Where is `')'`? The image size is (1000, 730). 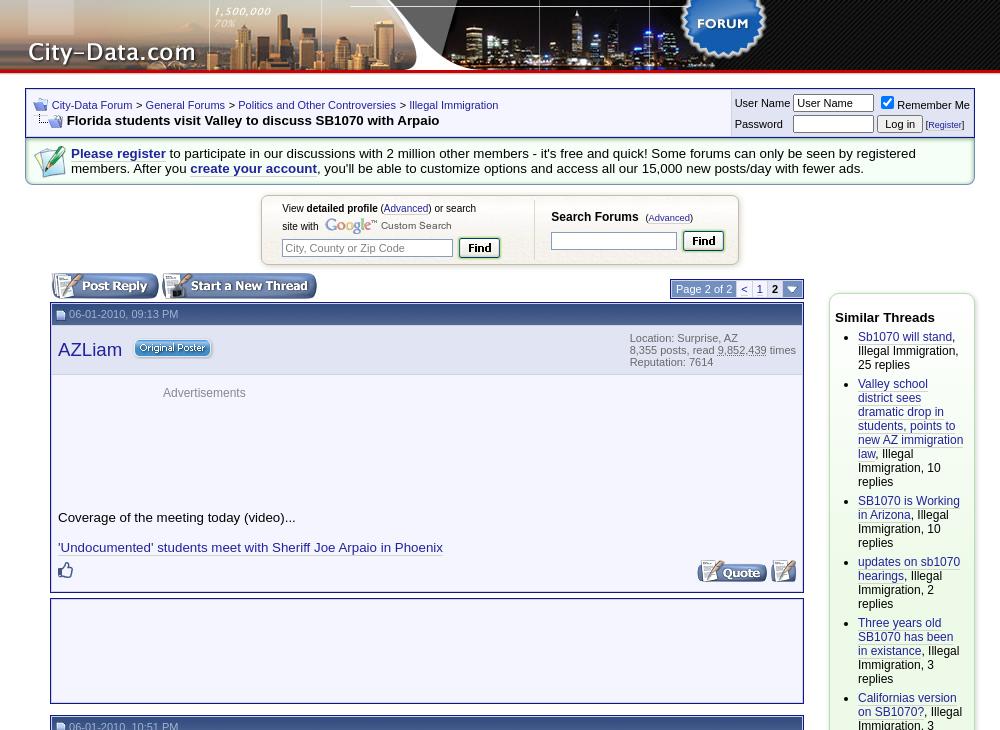
')' is located at coordinates (690, 217).